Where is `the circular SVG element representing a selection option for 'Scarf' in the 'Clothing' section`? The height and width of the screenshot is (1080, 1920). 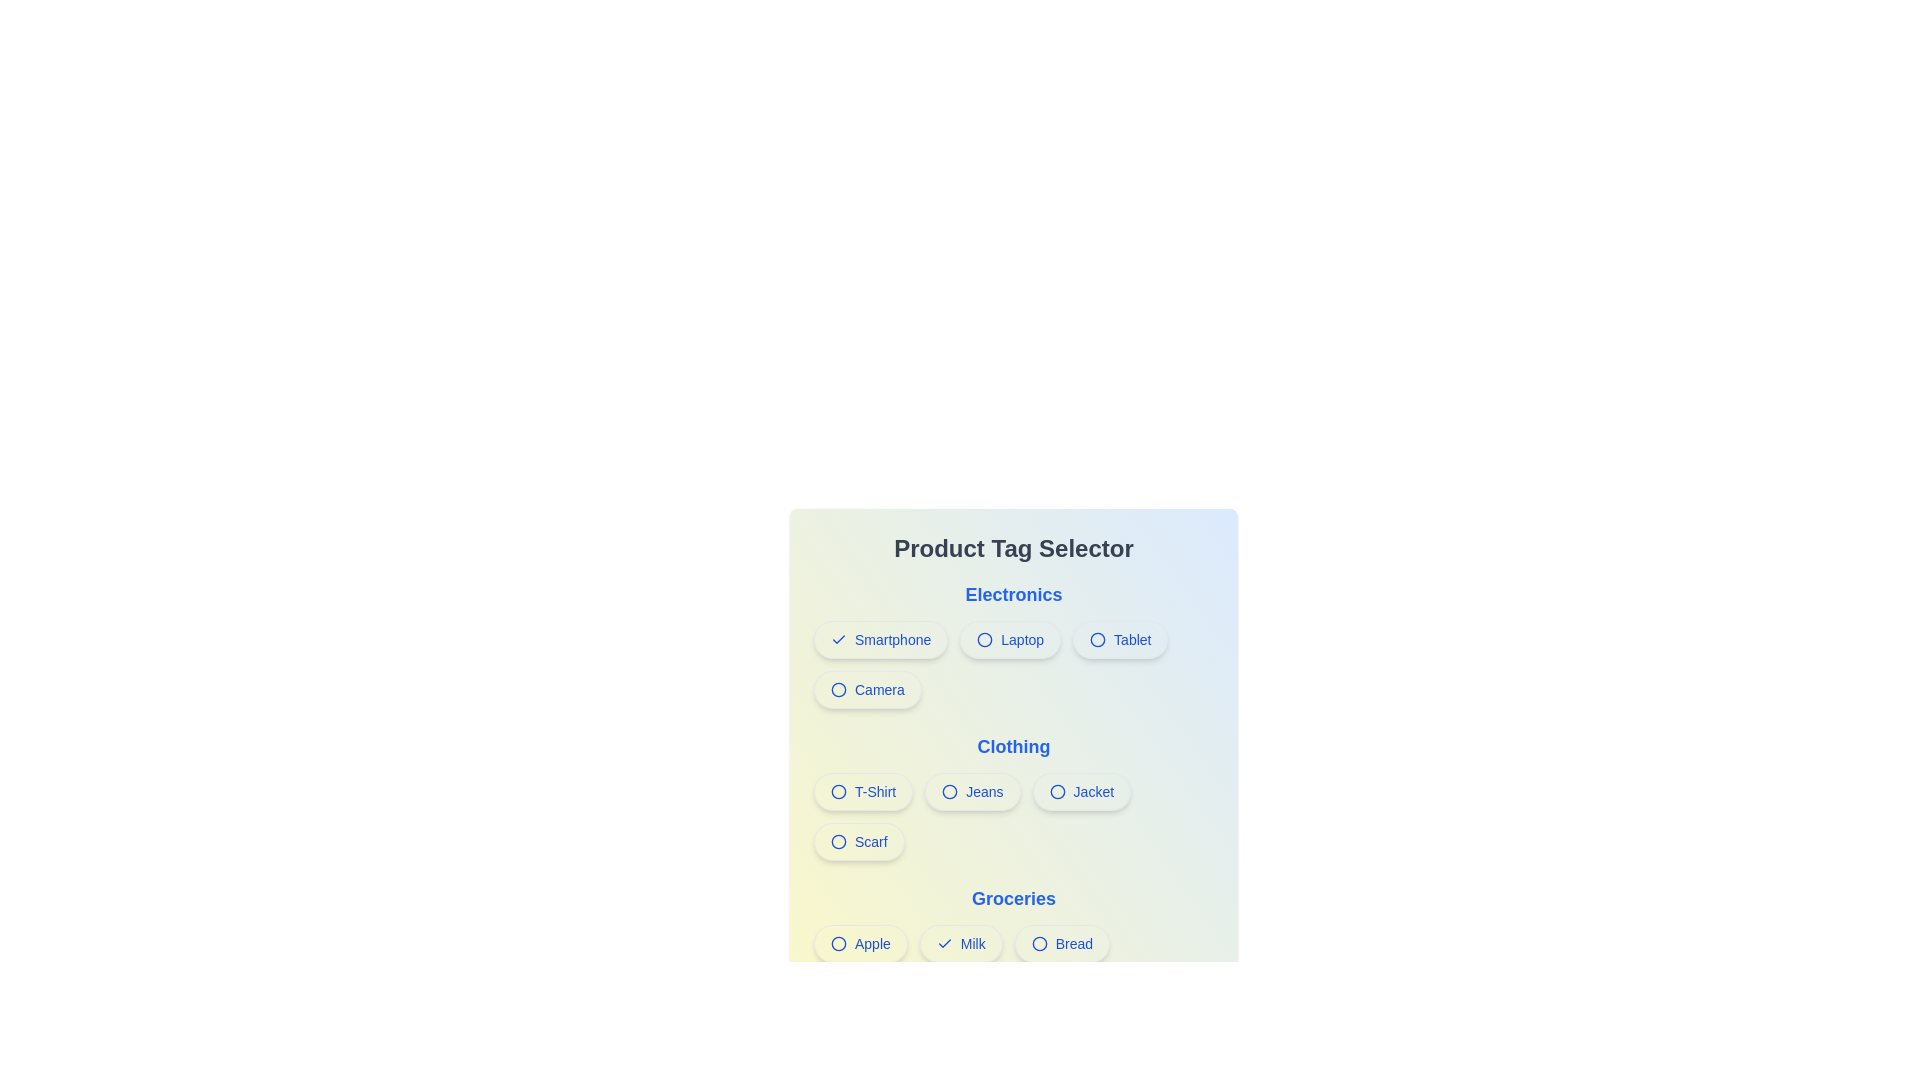
the circular SVG element representing a selection option for 'Scarf' in the 'Clothing' section is located at coordinates (839, 841).